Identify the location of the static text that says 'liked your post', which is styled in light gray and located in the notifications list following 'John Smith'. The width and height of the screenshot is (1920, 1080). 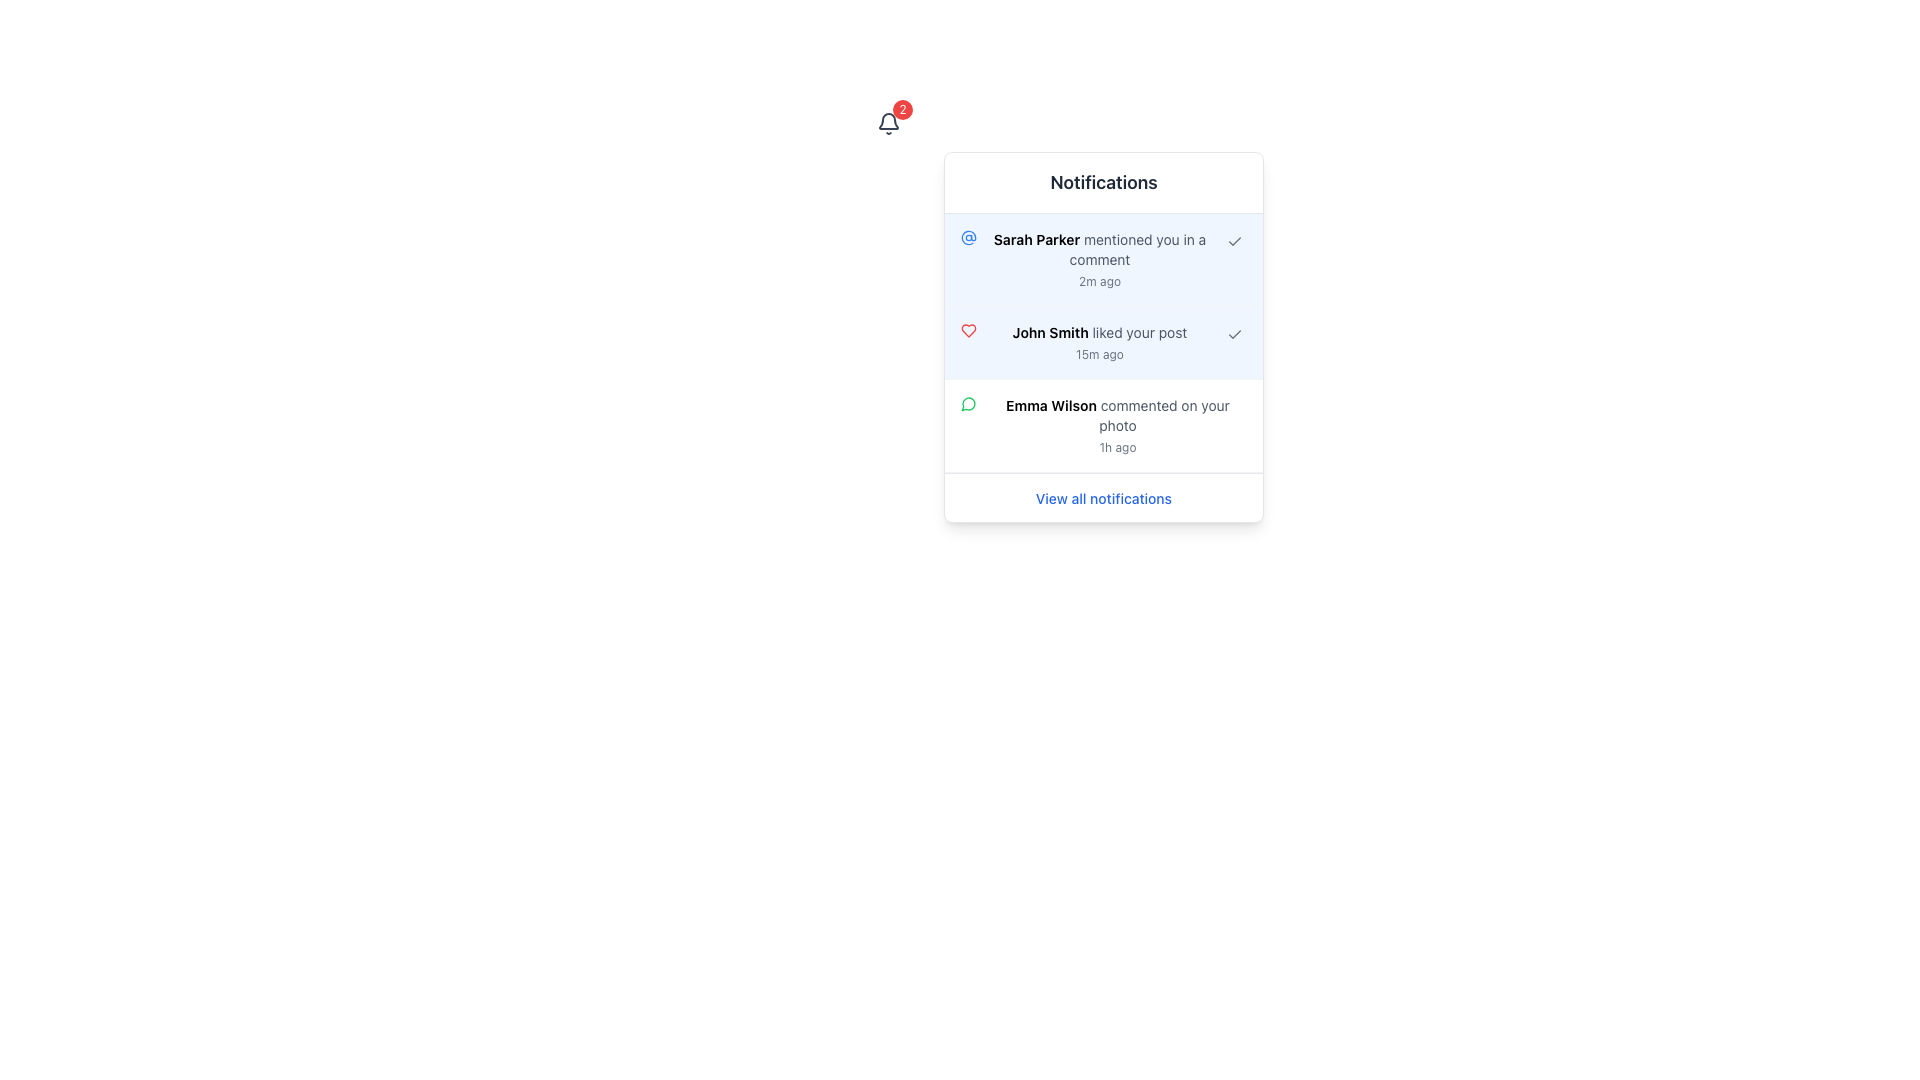
(1139, 331).